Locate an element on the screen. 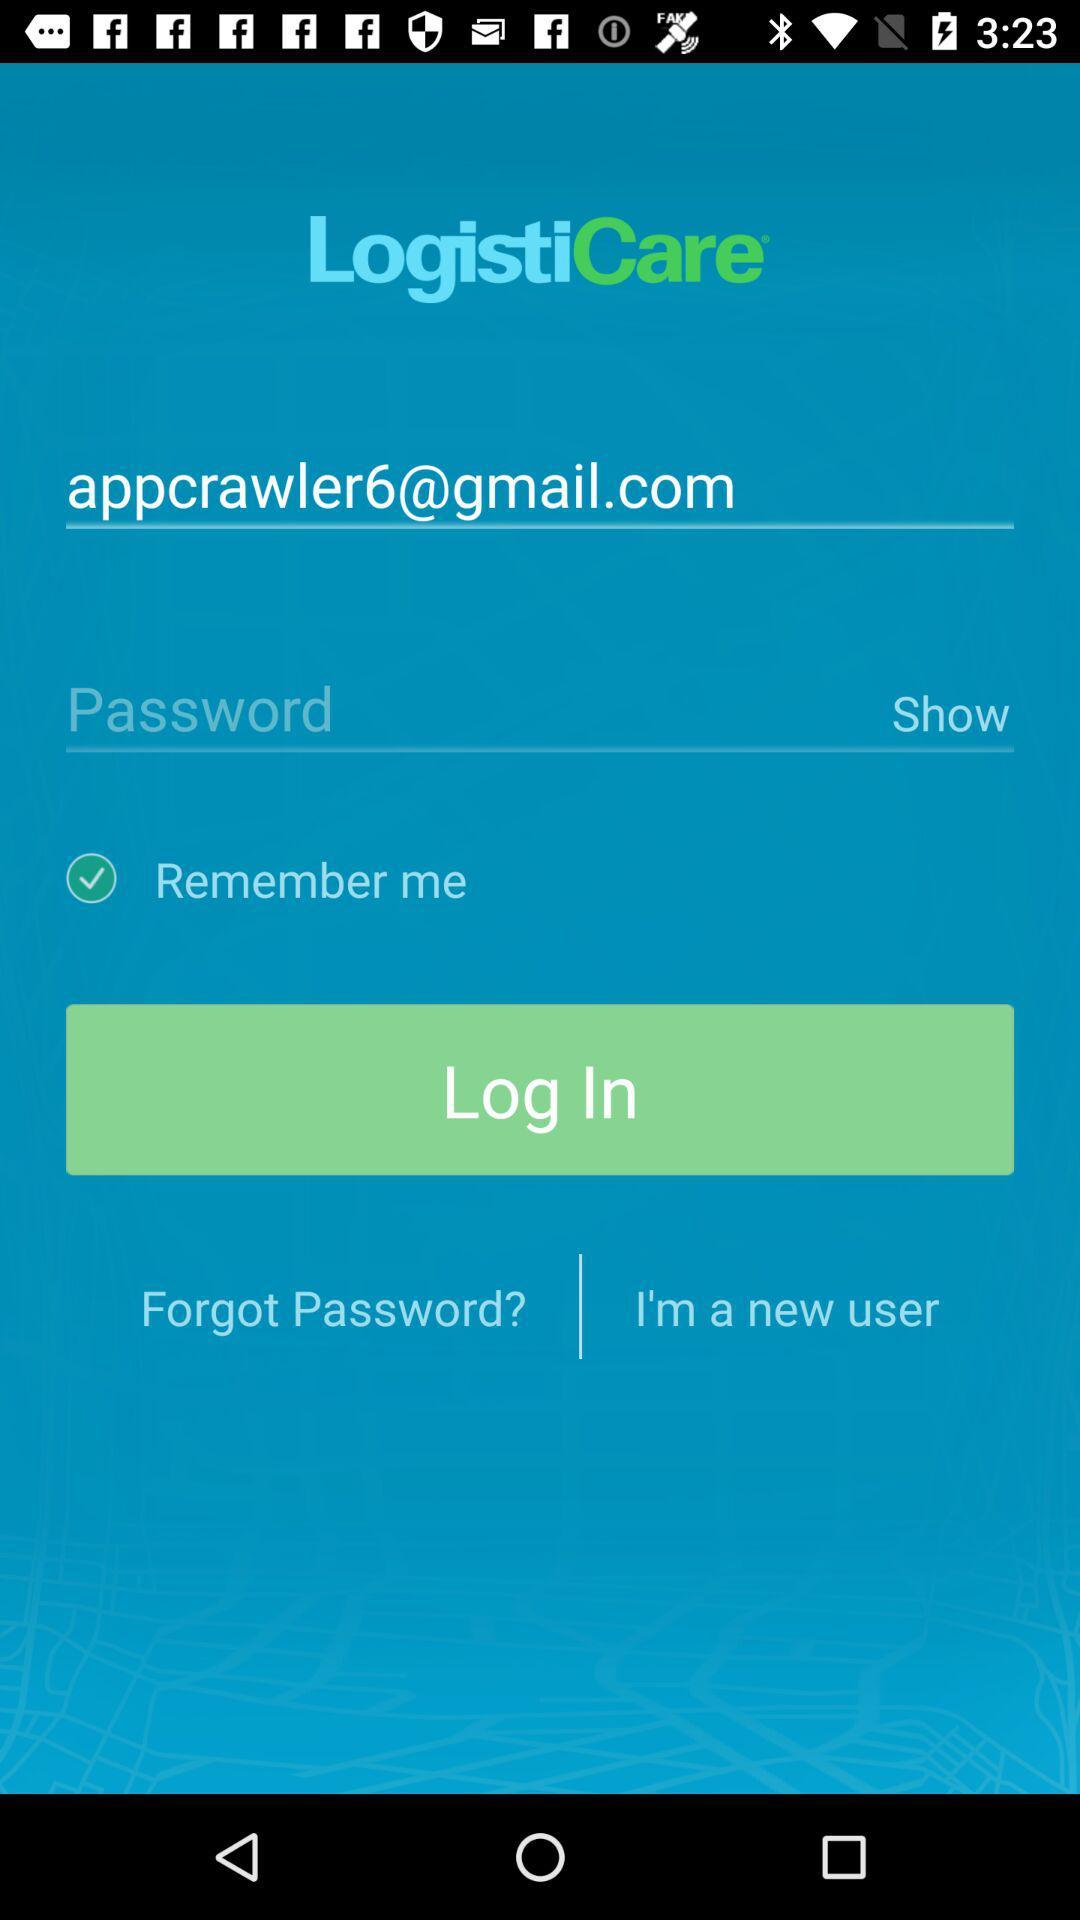  password is located at coordinates (474, 706).